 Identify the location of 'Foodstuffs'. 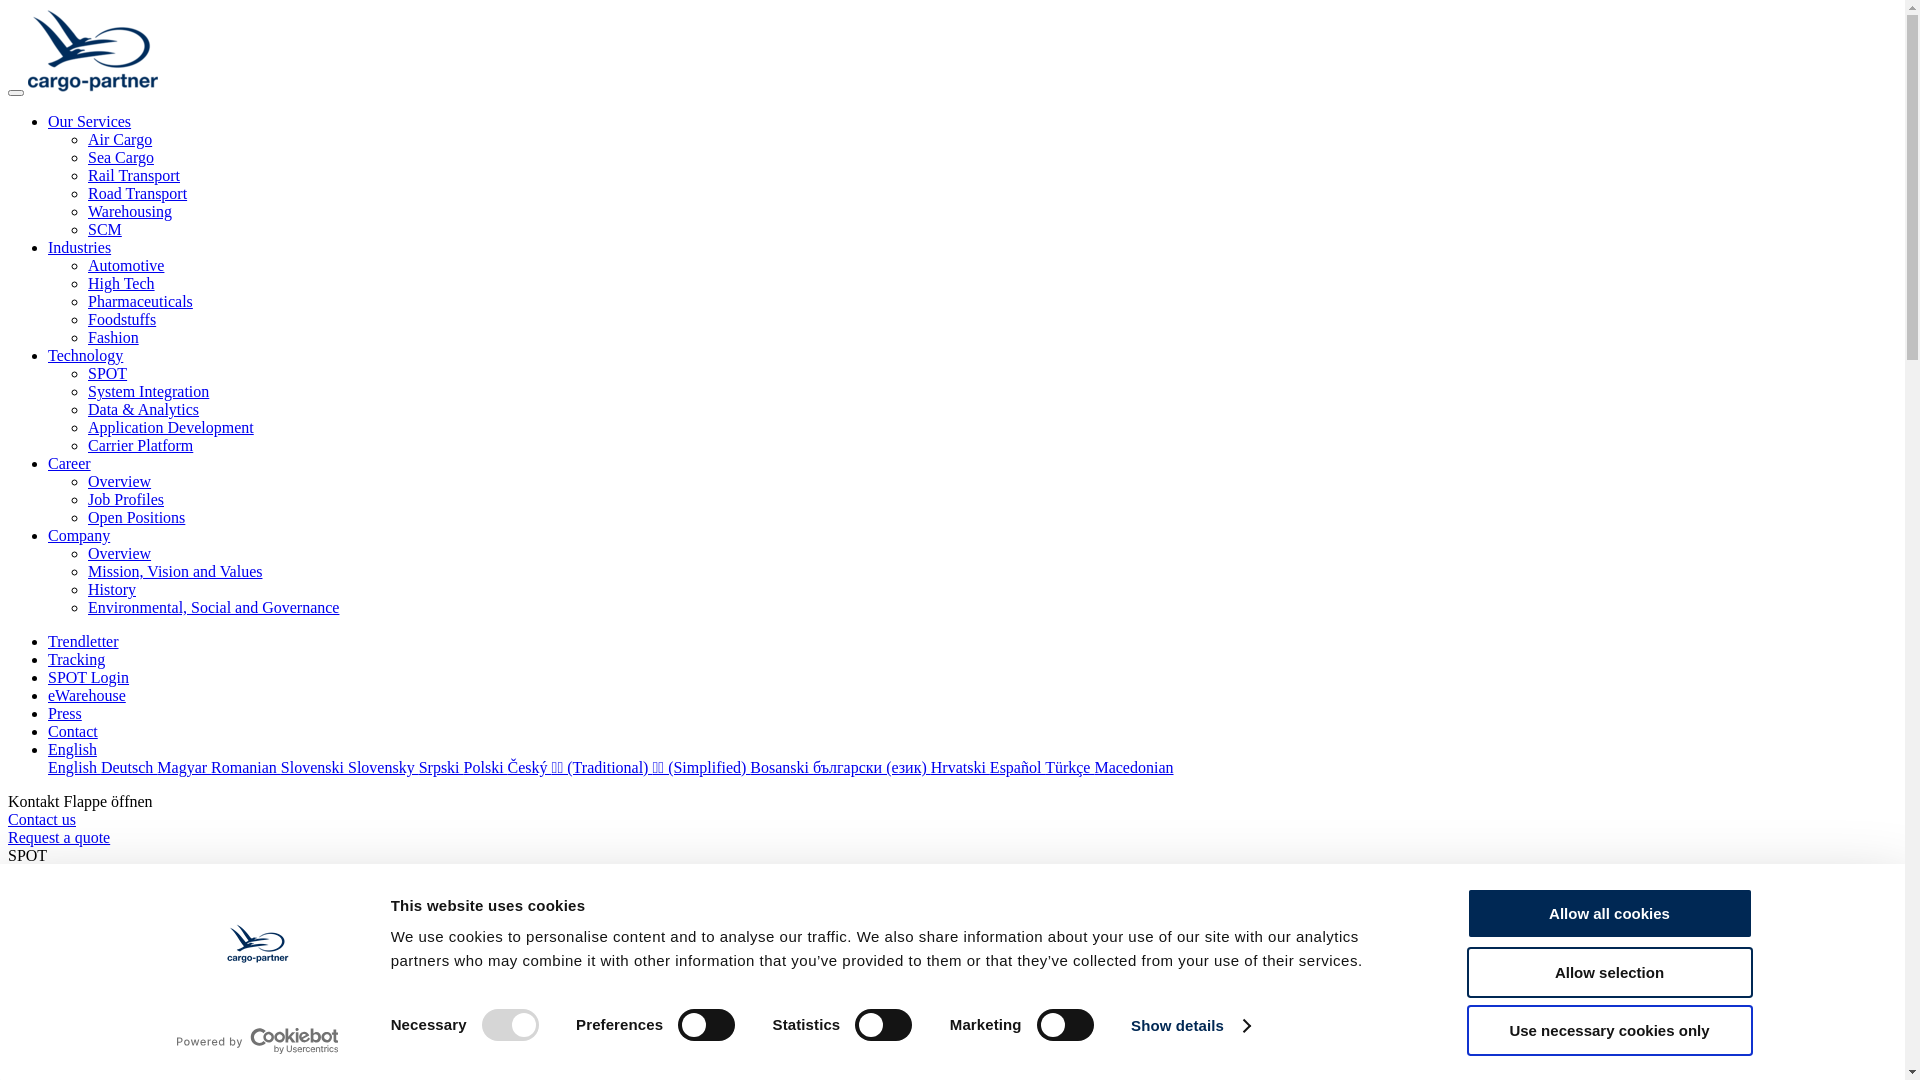
(86, 318).